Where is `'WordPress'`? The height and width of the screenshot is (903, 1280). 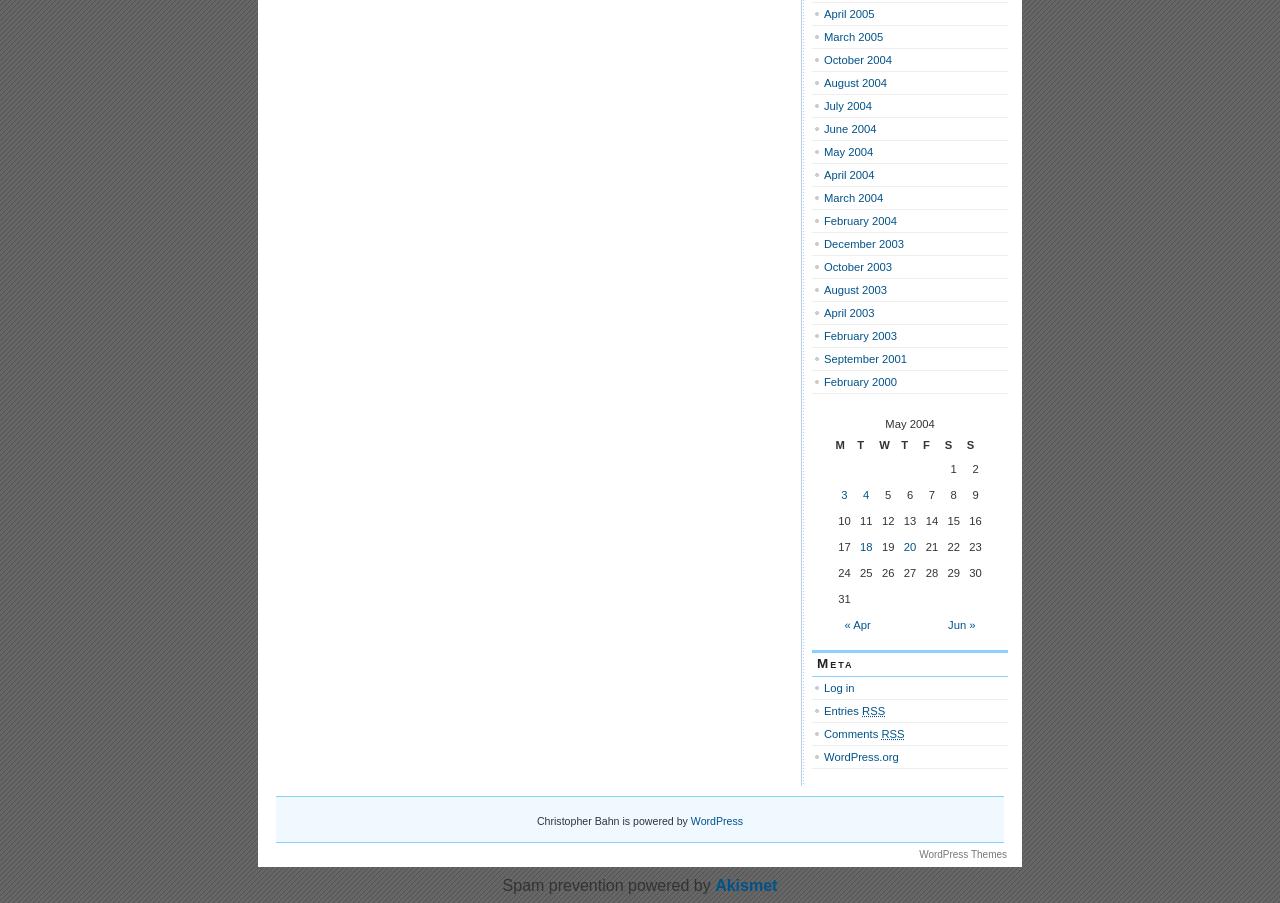
'WordPress' is located at coordinates (716, 820).